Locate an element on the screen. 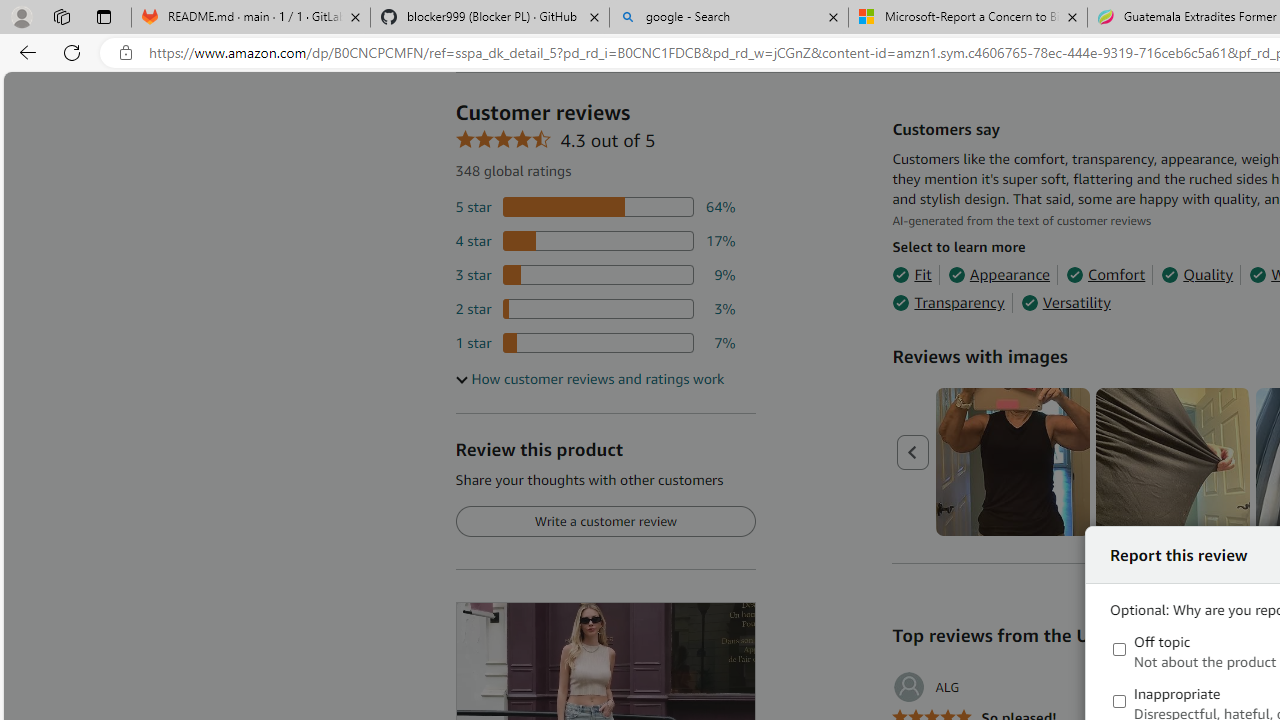 The image size is (1280, 720). '3 percent of reviews have 2 stars' is located at coordinates (594, 309).